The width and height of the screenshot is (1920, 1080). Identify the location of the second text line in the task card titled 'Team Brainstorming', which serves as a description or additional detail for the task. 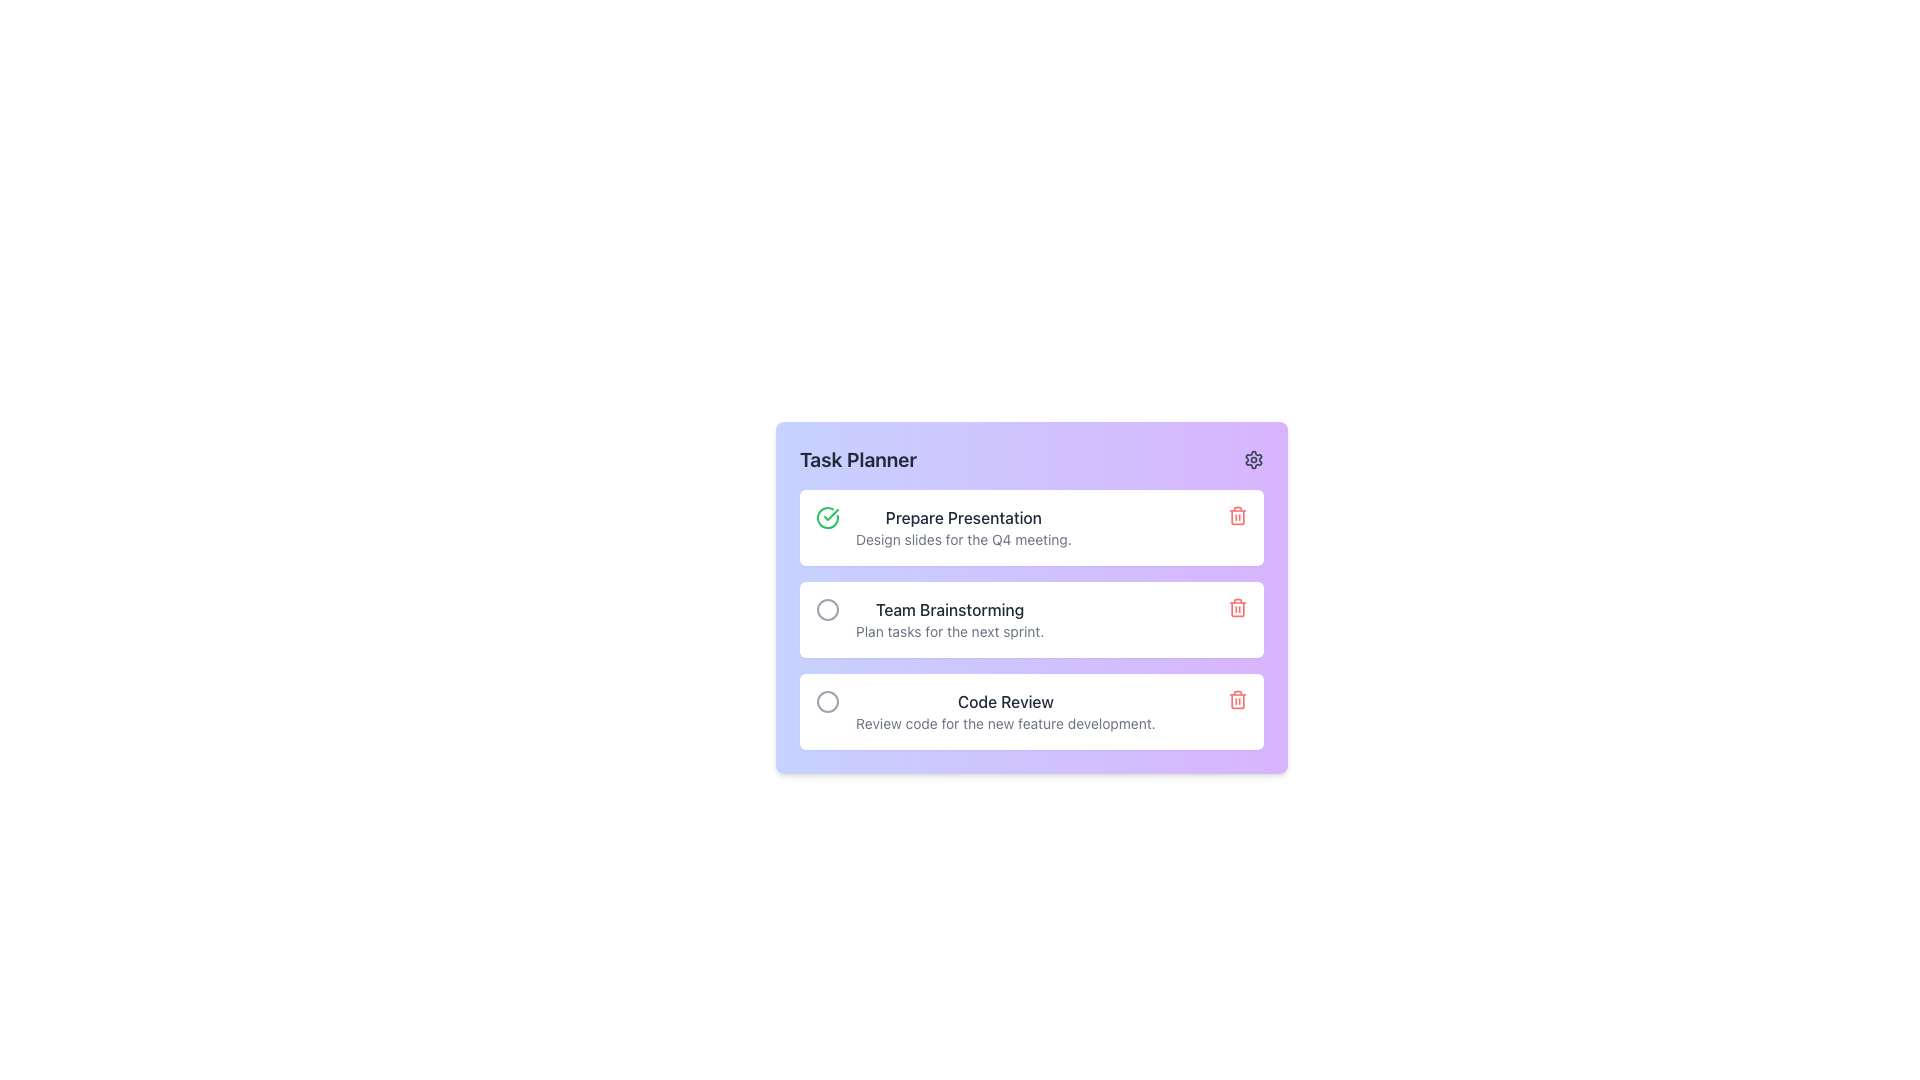
(949, 632).